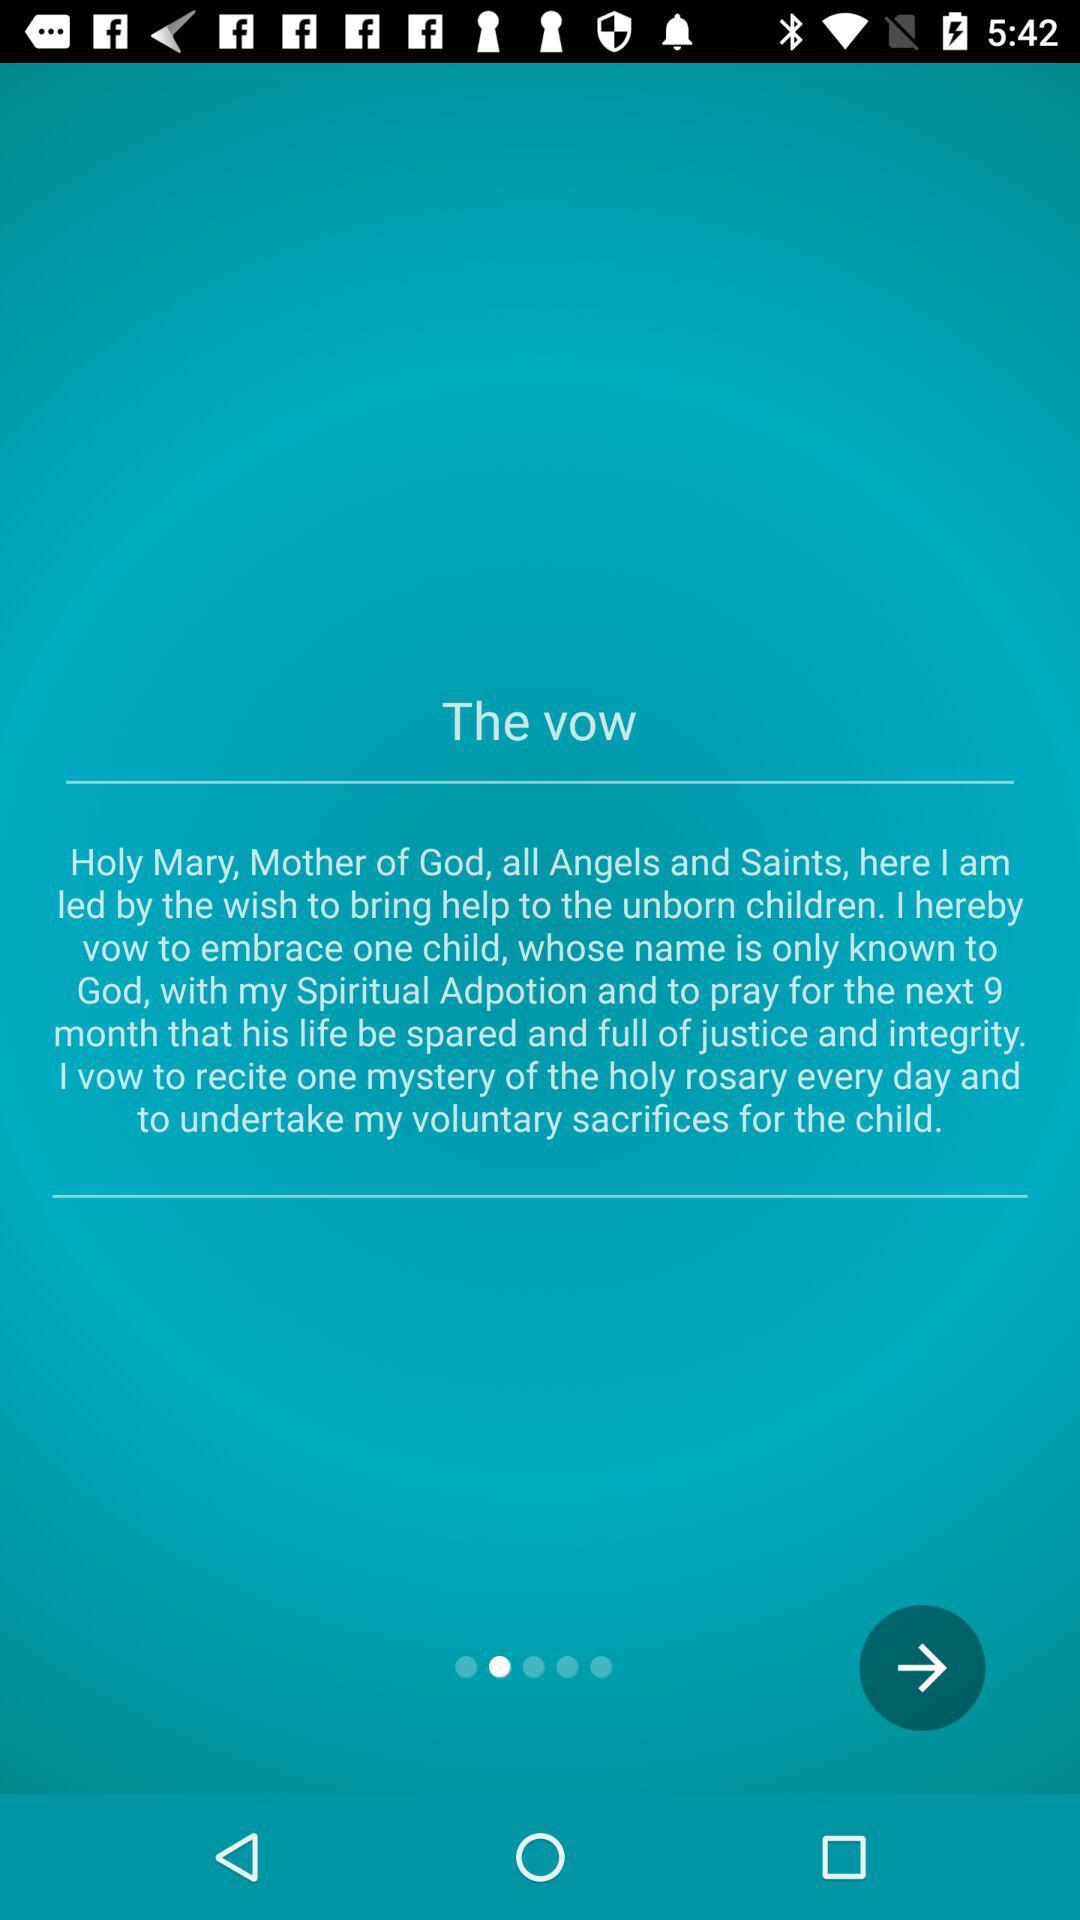  I want to click on the icon at the bottom right corner, so click(922, 1668).